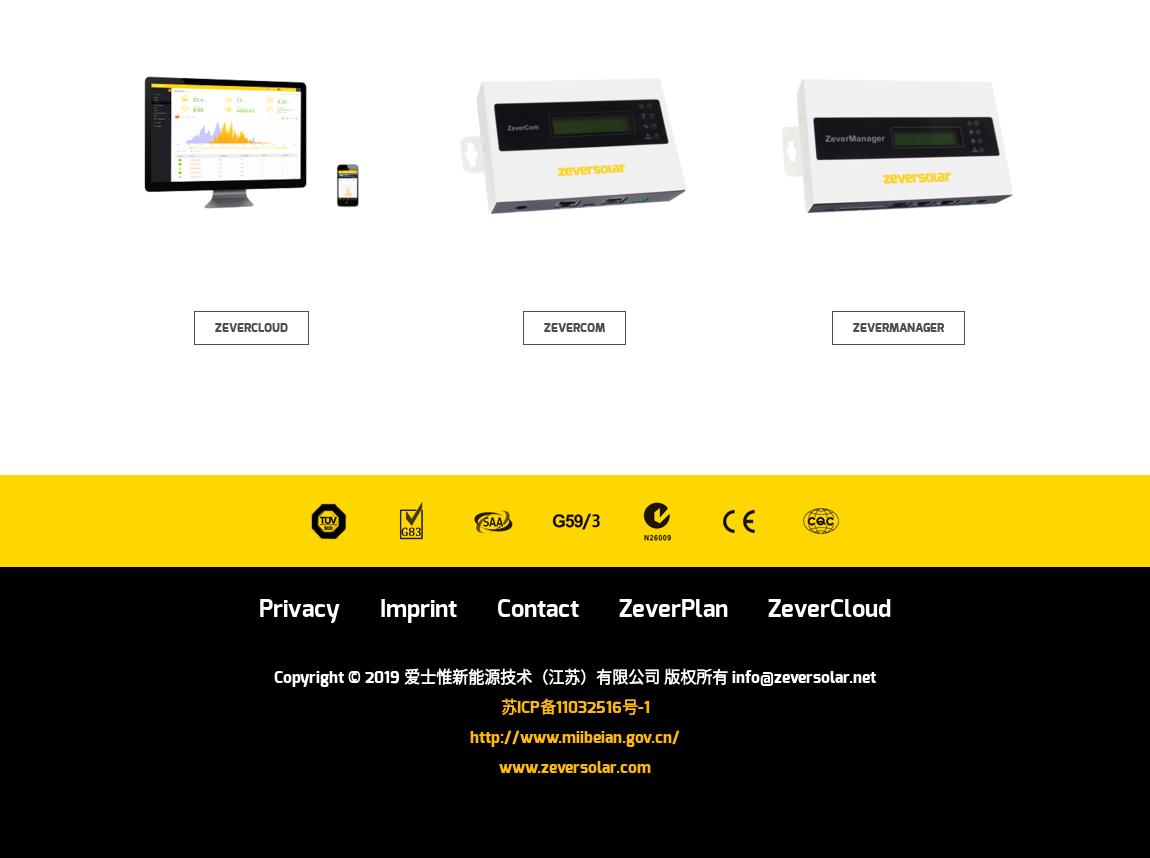  Describe the element at coordinates (379, 610) in the screenshot. I see `'Imprint'` at that location.